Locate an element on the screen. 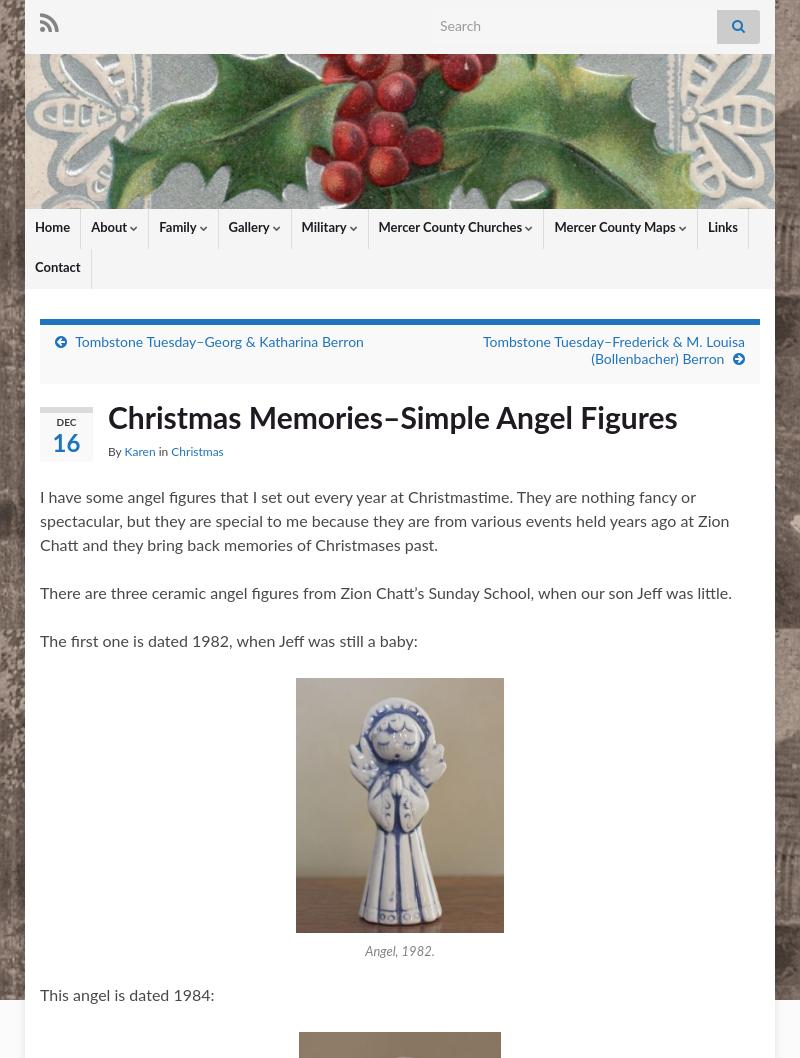 The height and width of the screenshot is (1058, 800). 'There are three ceramic angel figures from Zion Chatt’s Sunday School, when our son Jeff was little.' is located at coordinates (384, 593).